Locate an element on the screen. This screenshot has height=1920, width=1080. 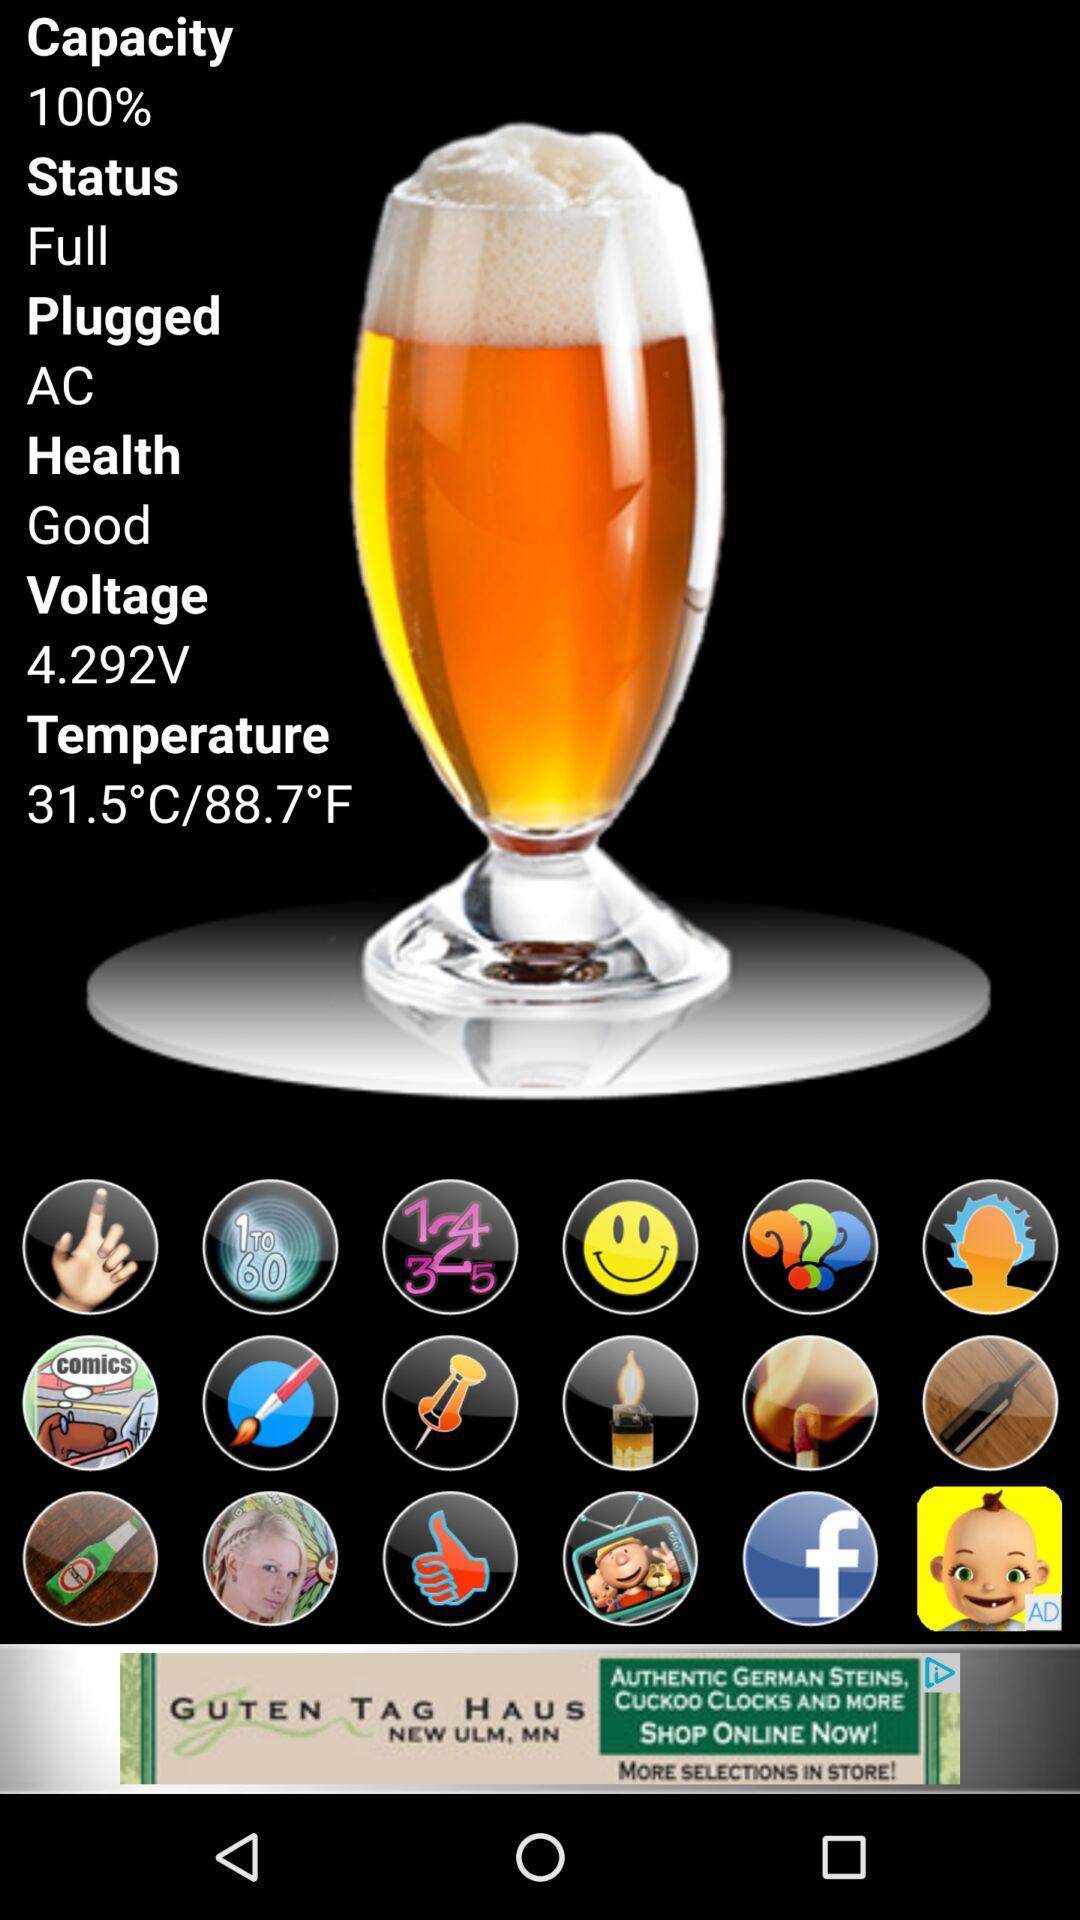
like the image is located at coordinates (450, 1557).